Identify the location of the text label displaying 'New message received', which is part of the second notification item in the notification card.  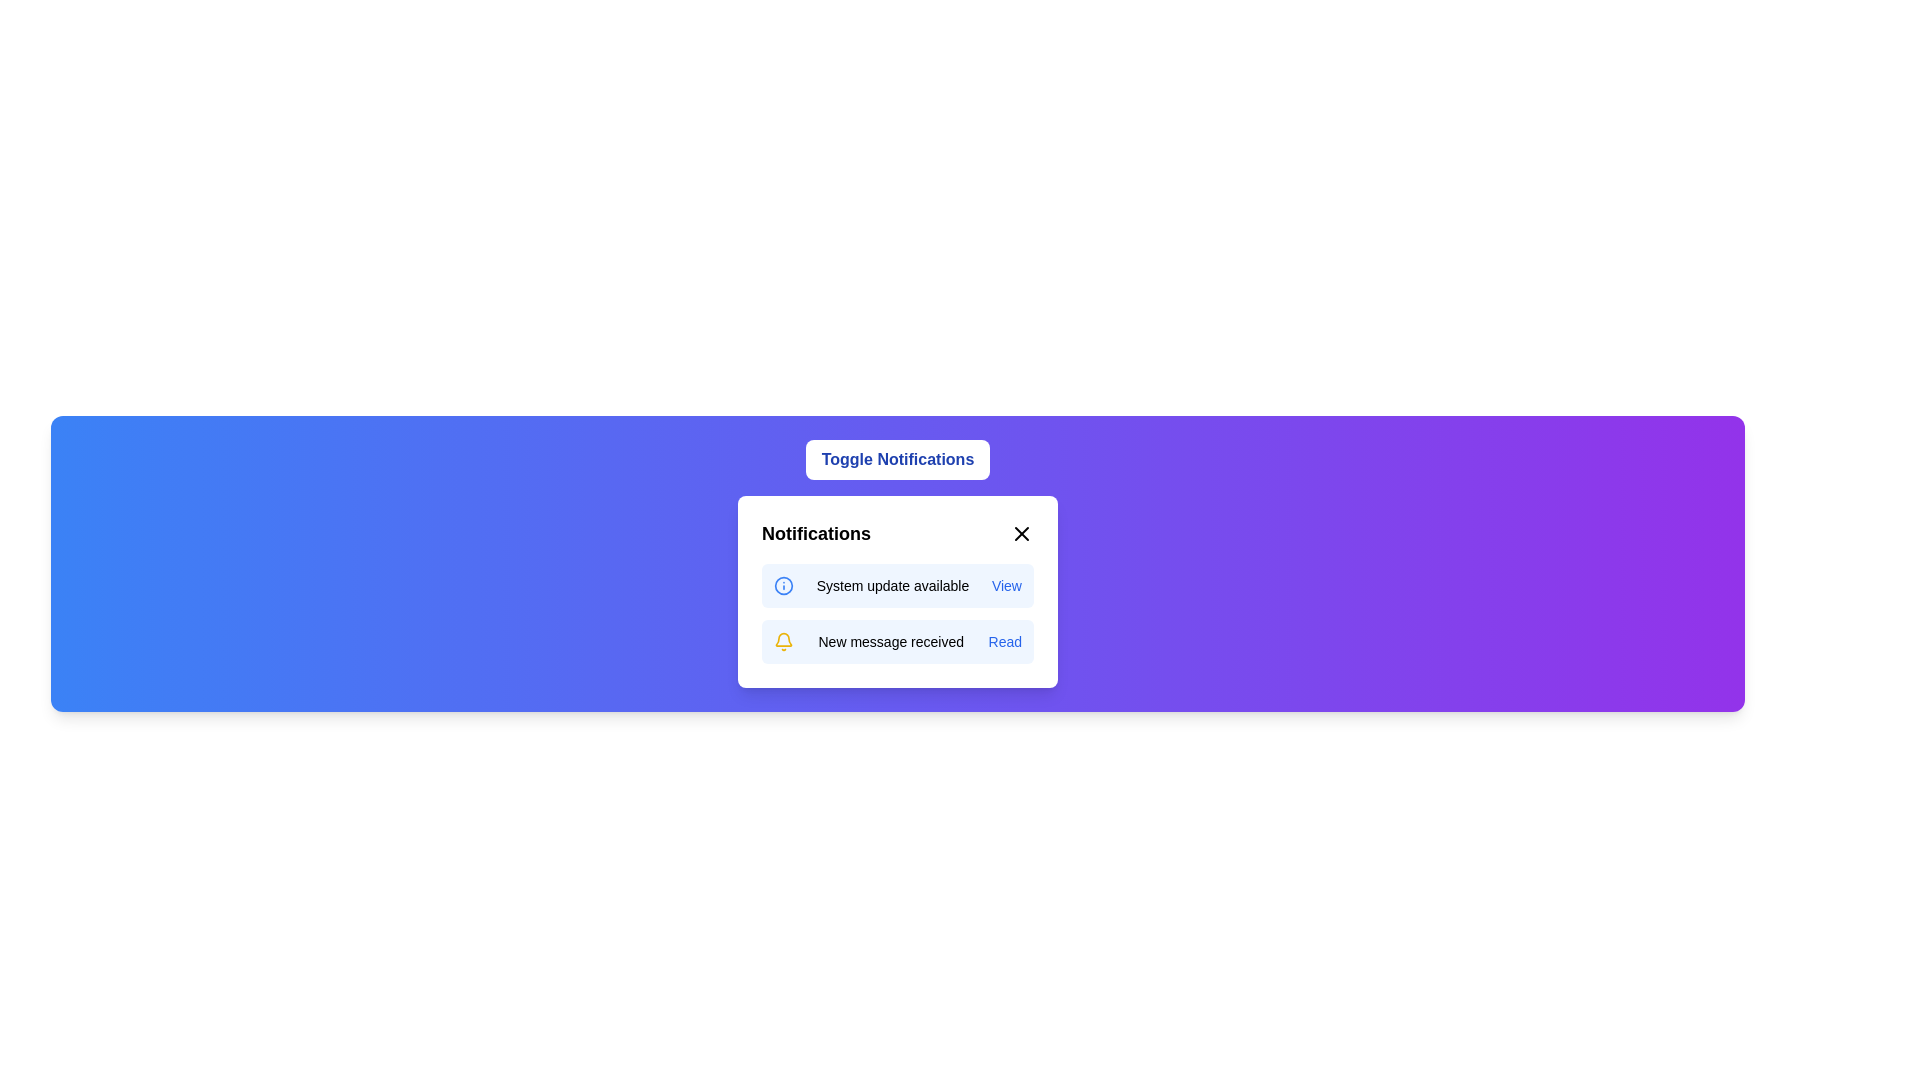
(890, 641).